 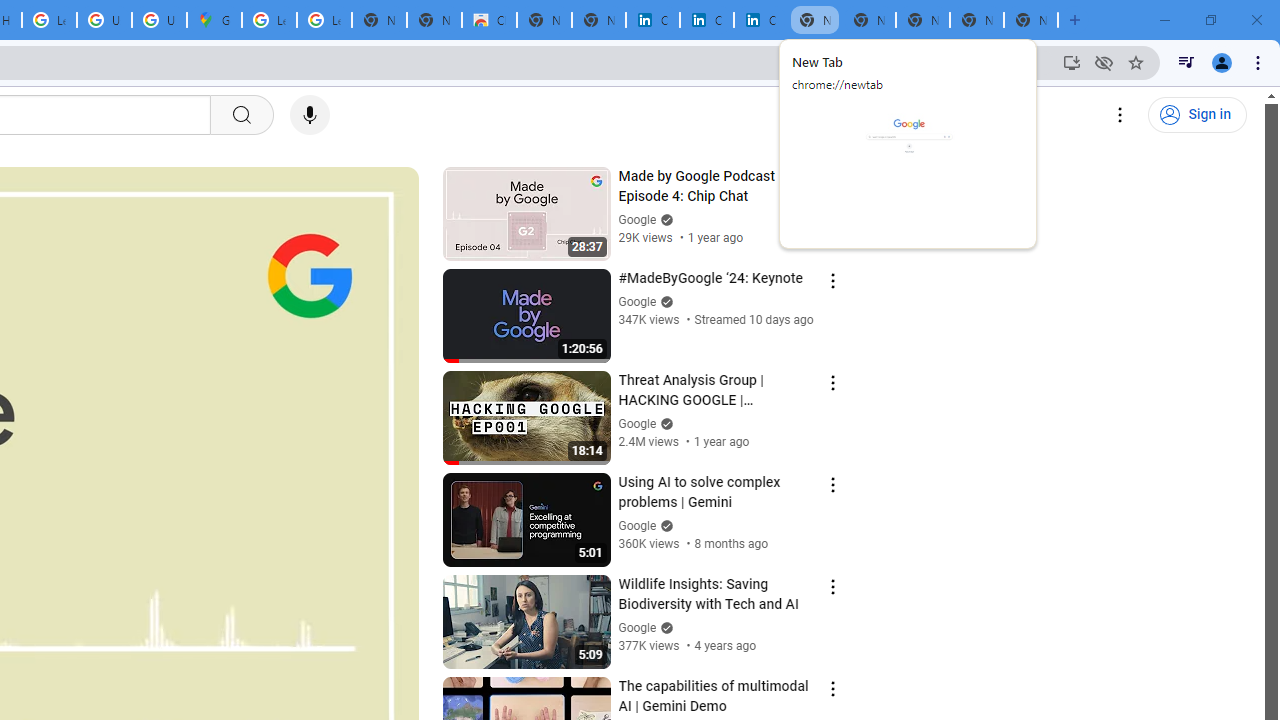 I want to click on 'Cookie Policy | LinkedIn', so click(x=706, y=20).